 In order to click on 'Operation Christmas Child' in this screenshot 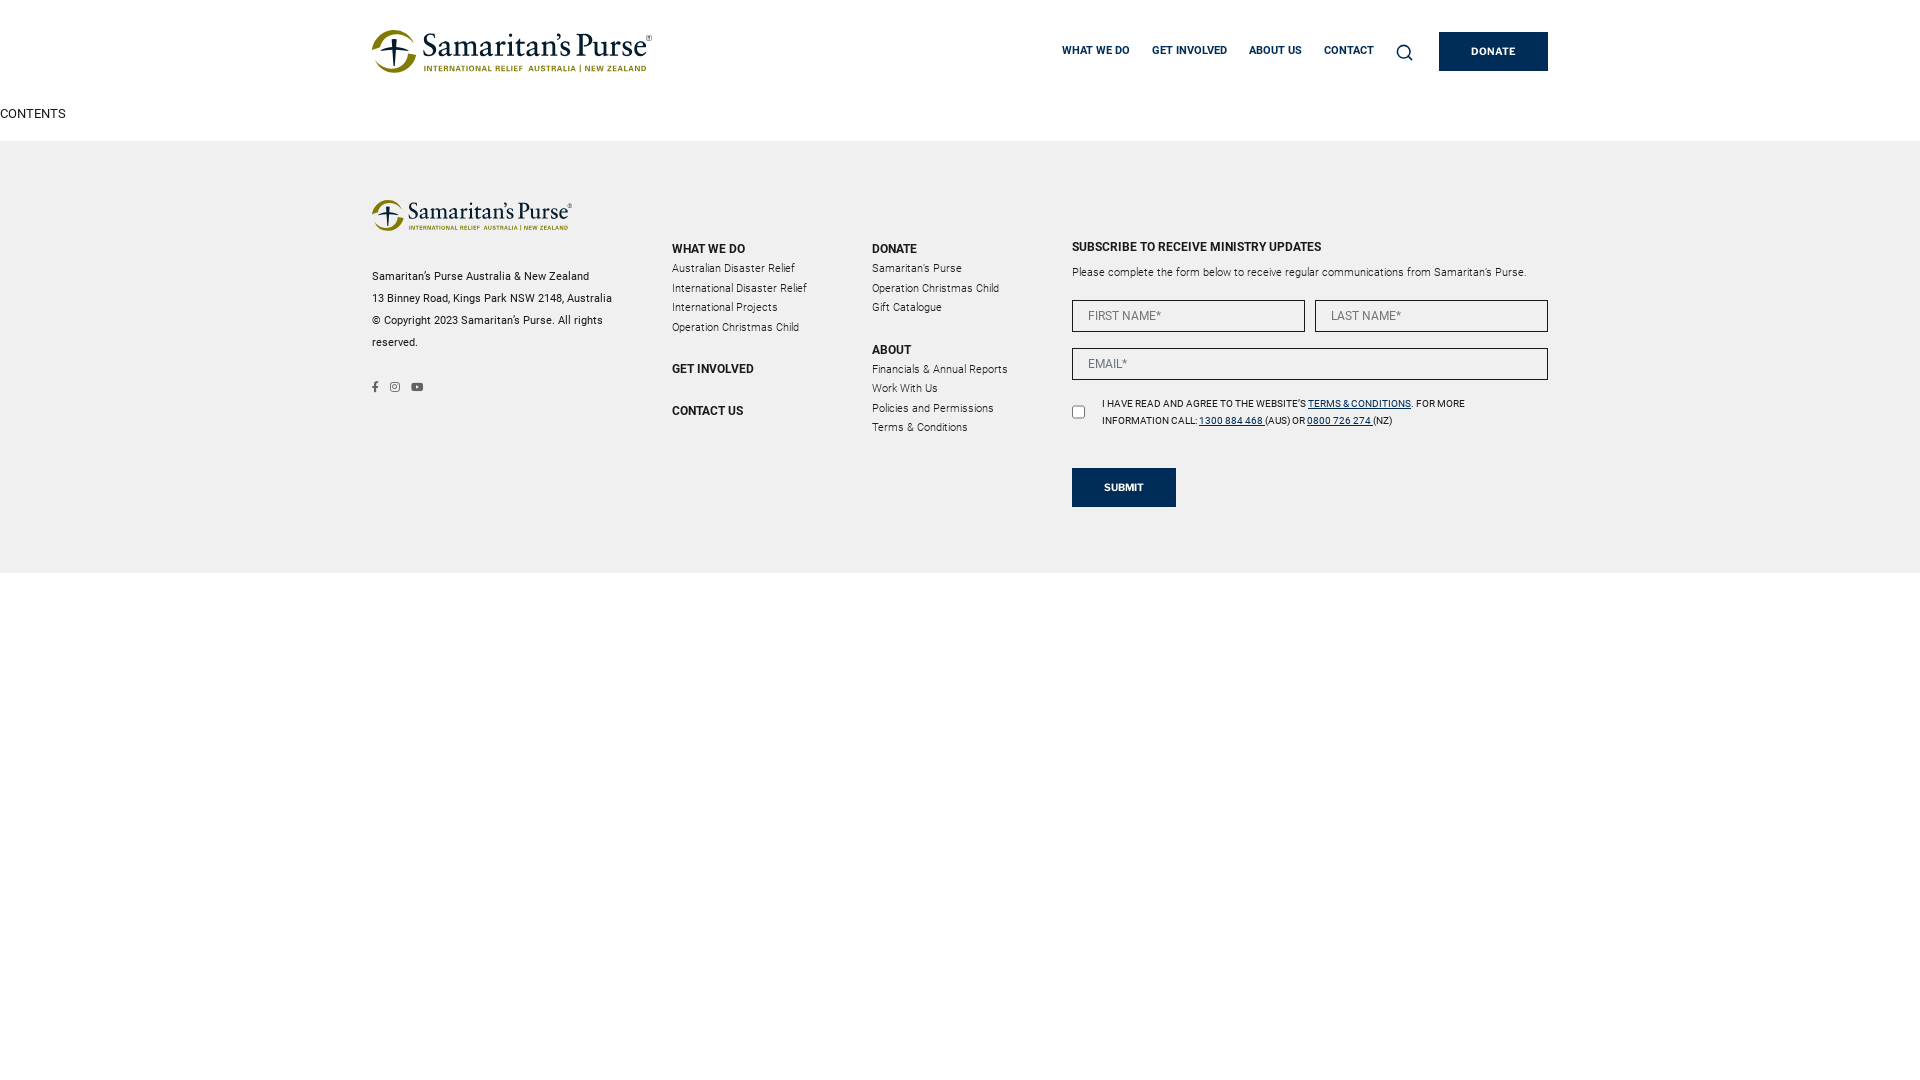, I will do `click(934, 288)`.